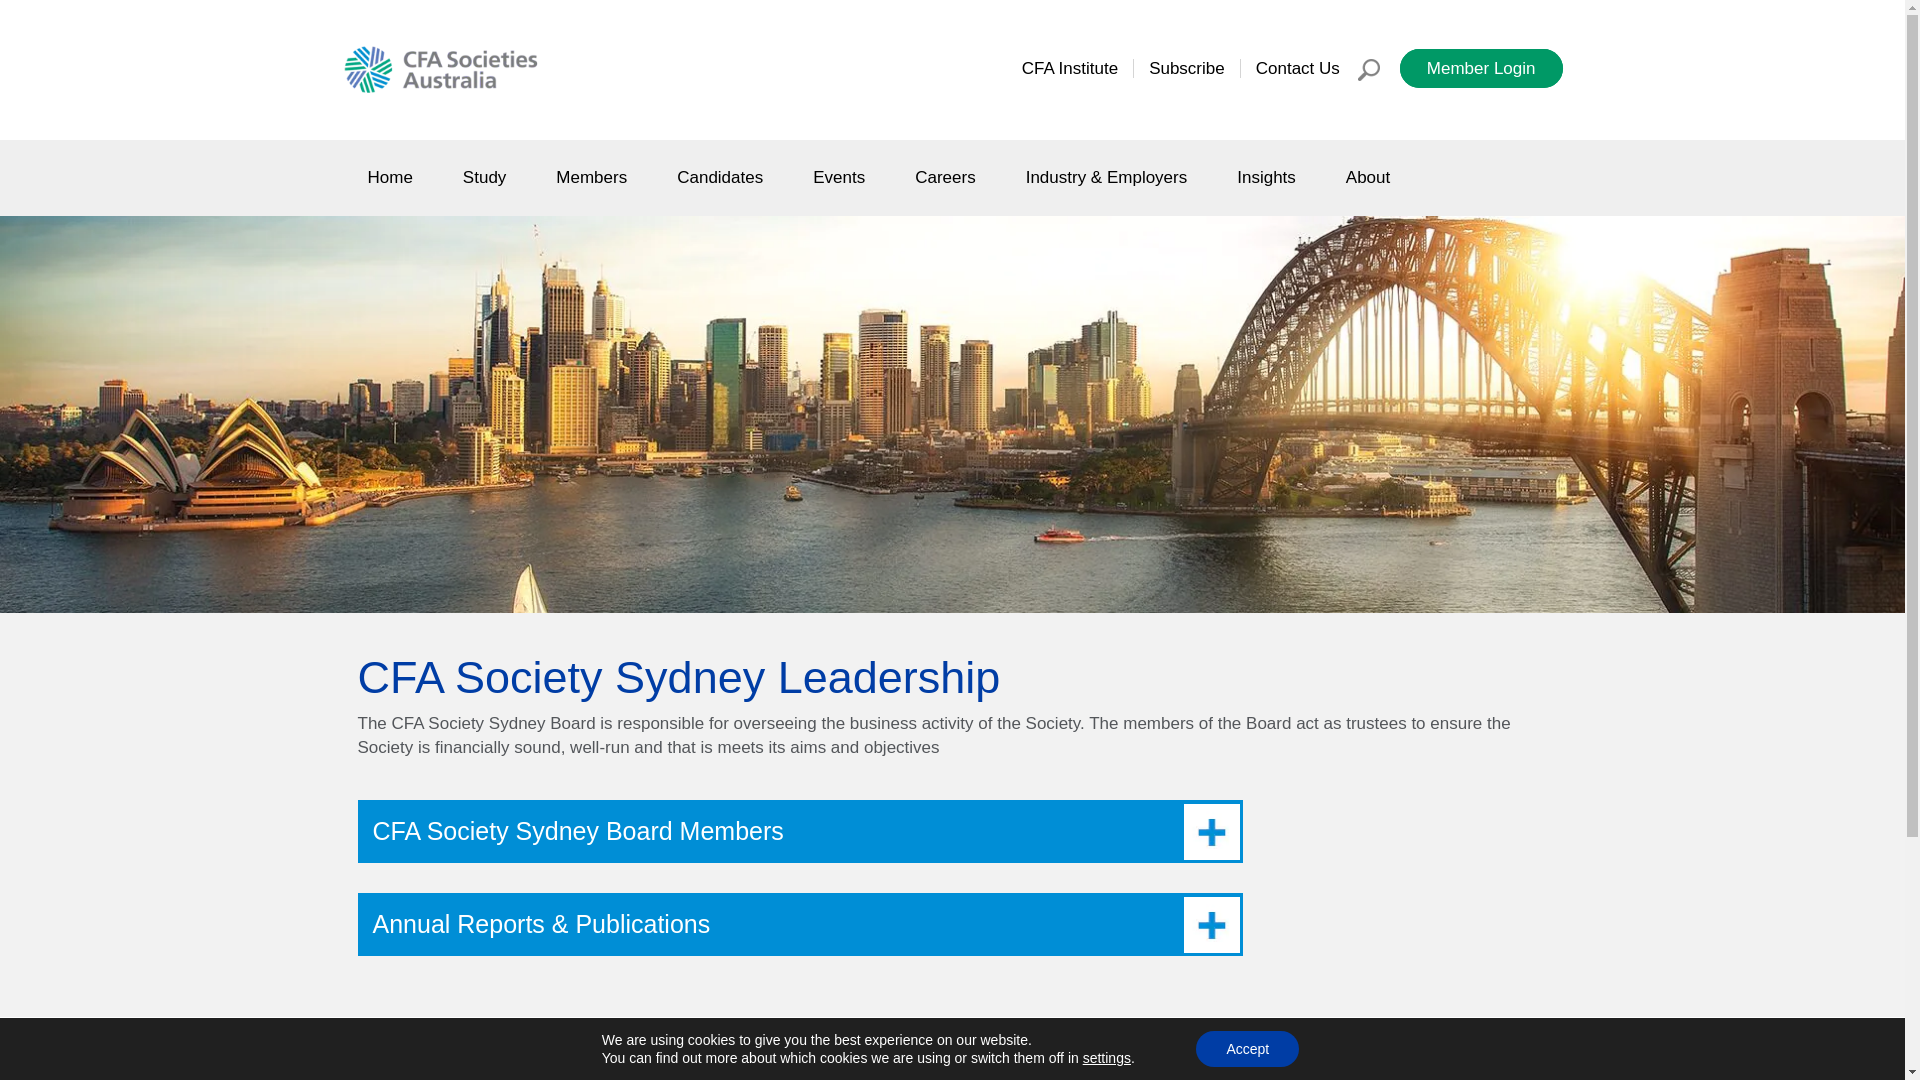 The height and width of the screenshot is (1080, 1920). What do you see at coordinates (1069, 67) in the screenshot?
I see `'CFA Institute'` at bounding box center [1069, 67].